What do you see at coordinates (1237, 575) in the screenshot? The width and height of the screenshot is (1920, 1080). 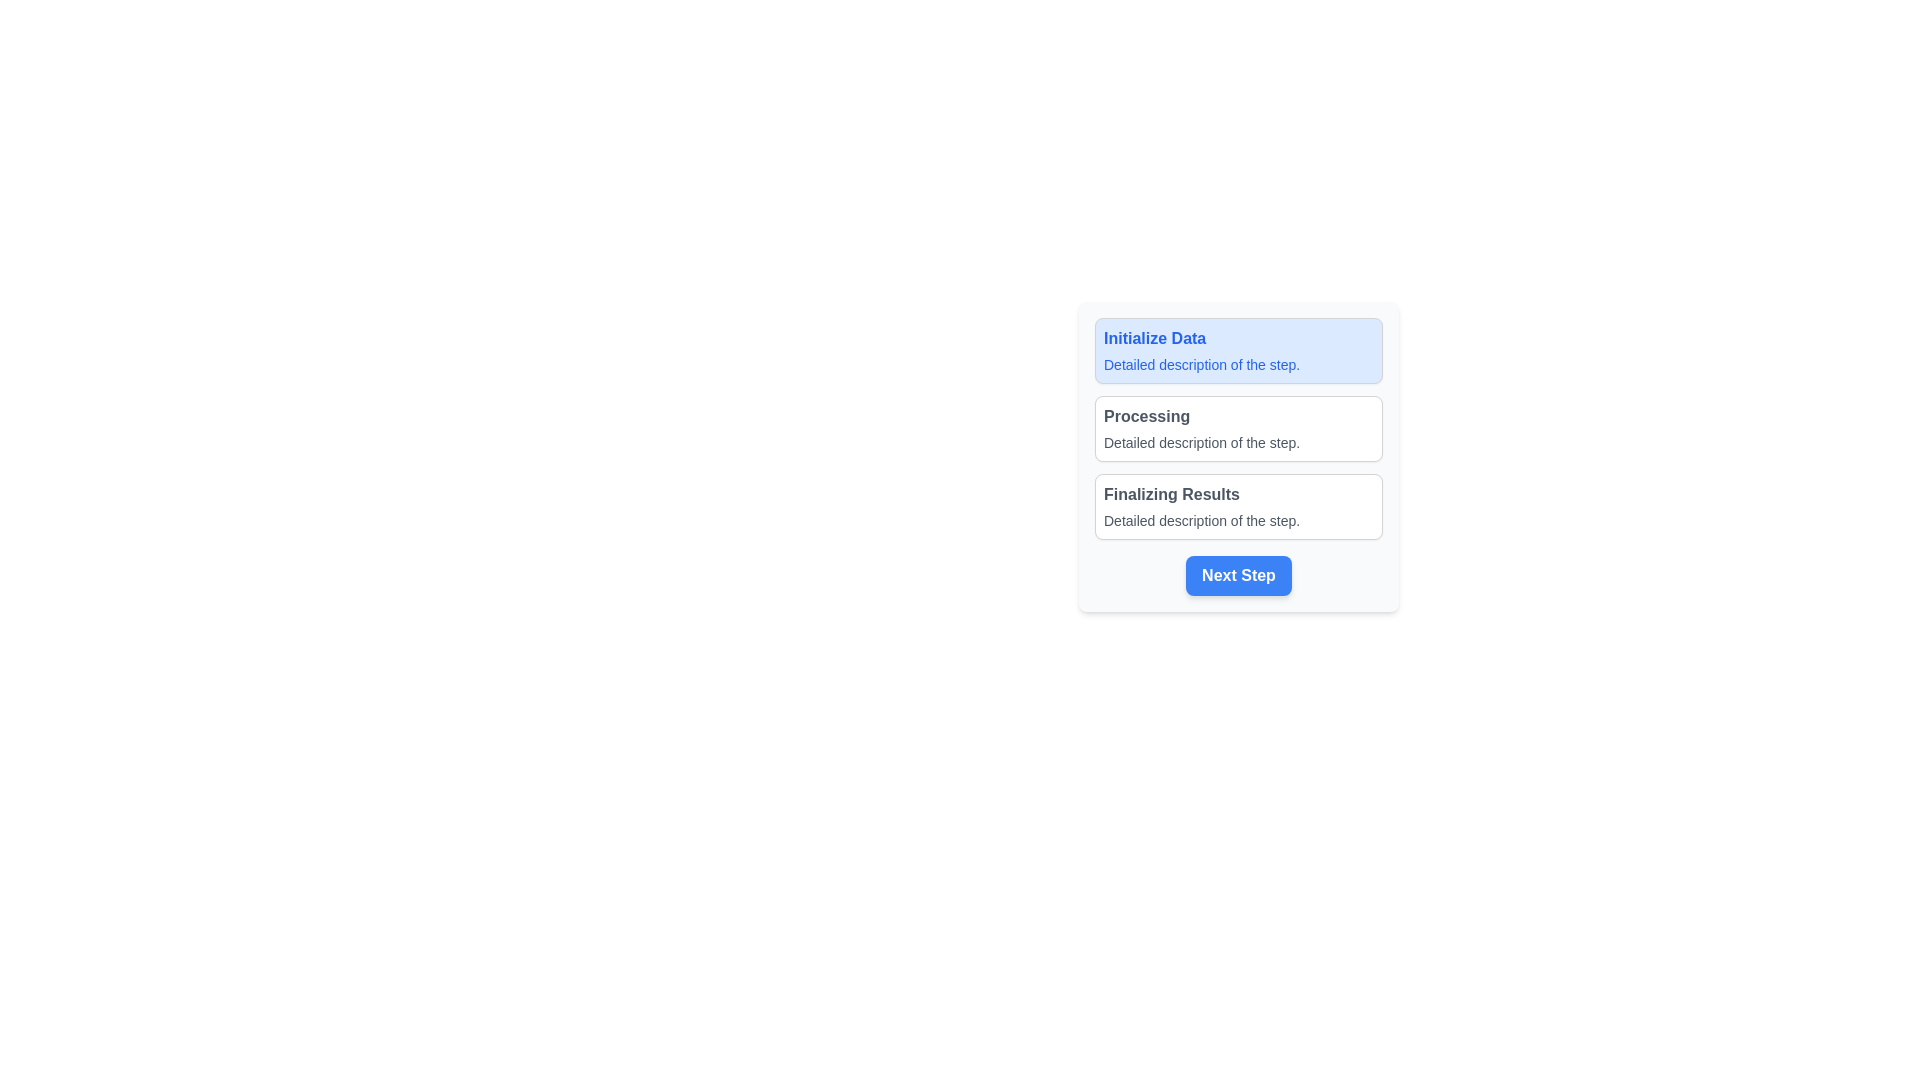 I see `the interactive button located at the bottom of the vertical process summary card` at bounding box center [1237, 575].